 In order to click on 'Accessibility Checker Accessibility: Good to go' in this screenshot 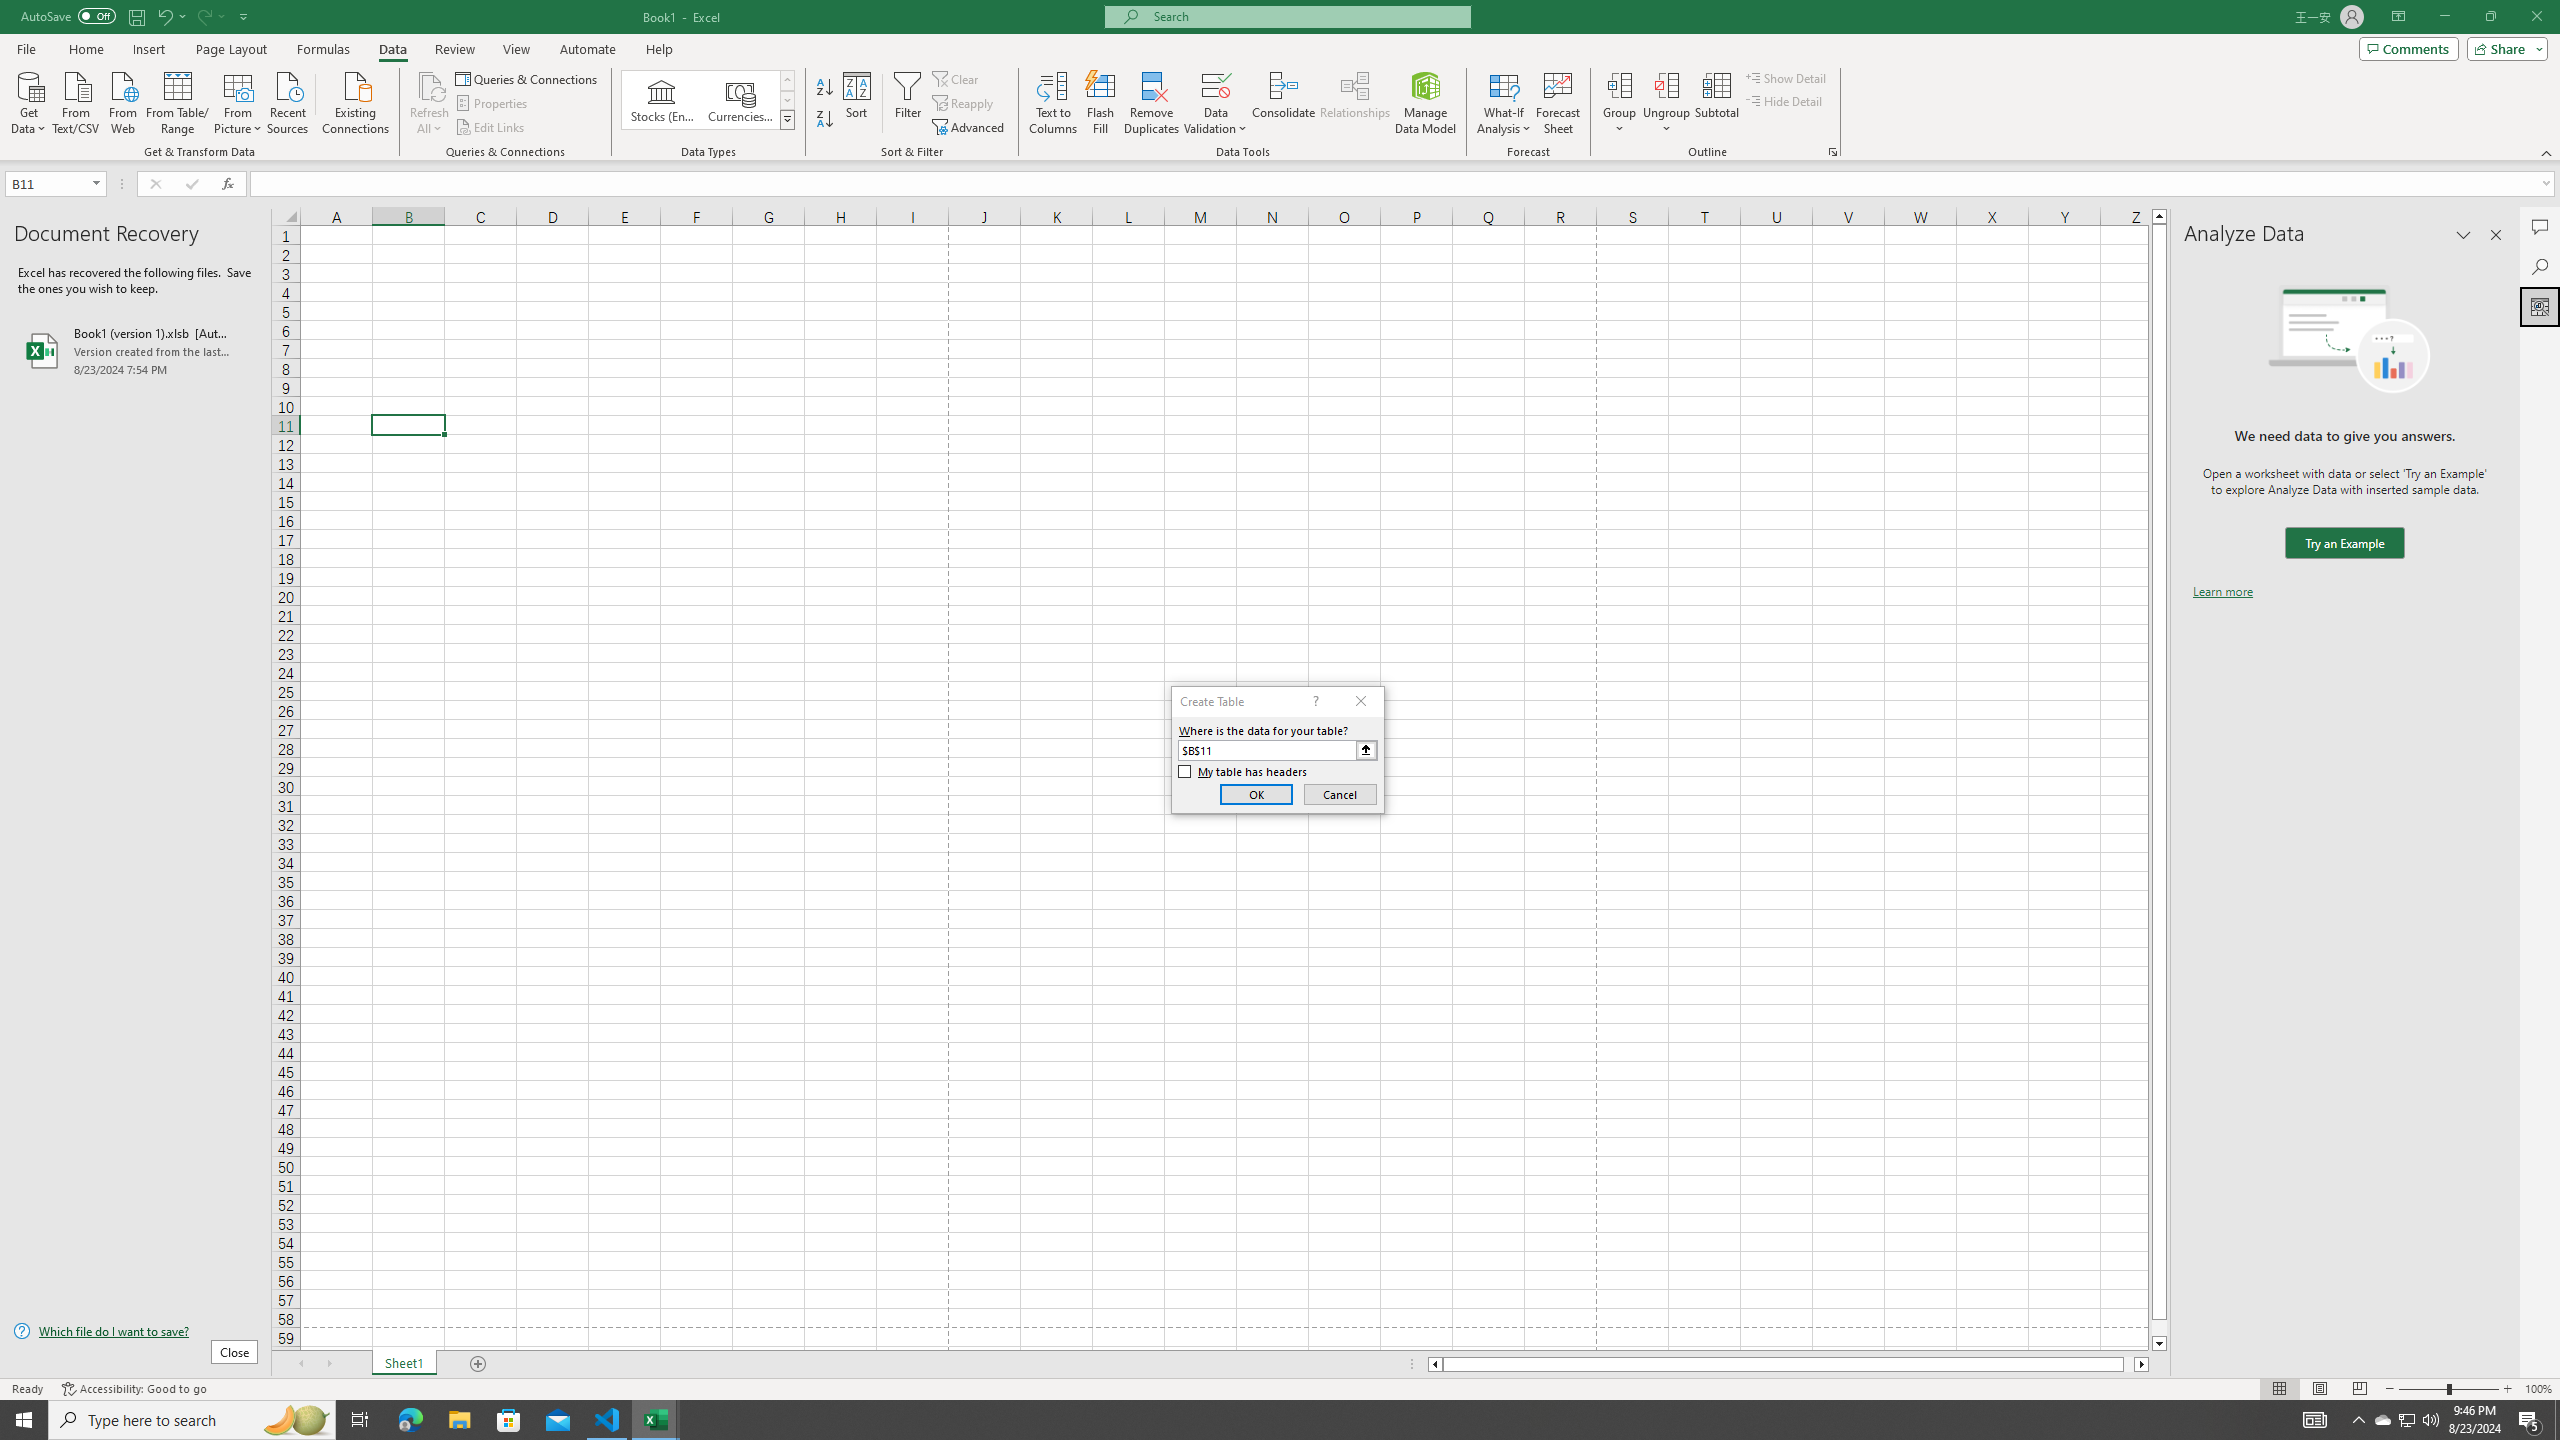, I will do `click(134, 1389)`.